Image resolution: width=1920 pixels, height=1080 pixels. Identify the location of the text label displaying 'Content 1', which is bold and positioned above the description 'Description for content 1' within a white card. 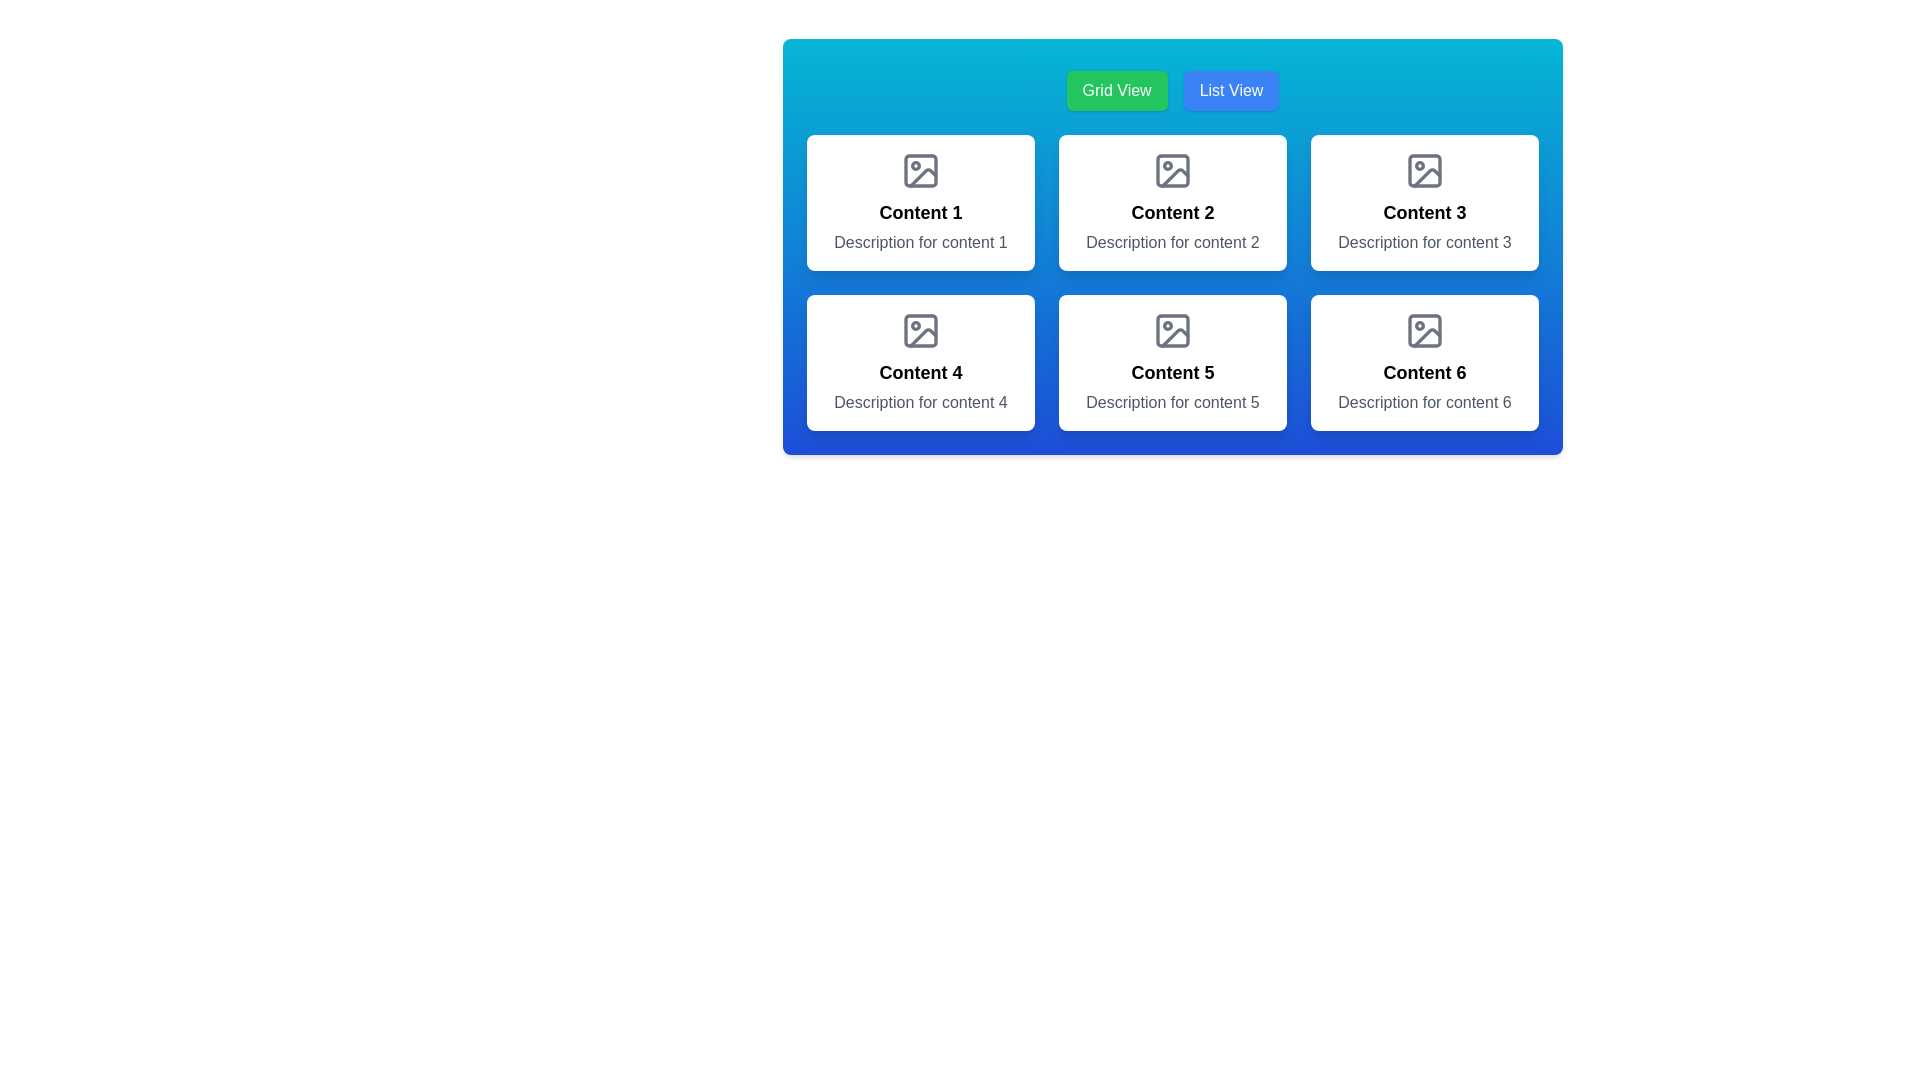
(920, 212).